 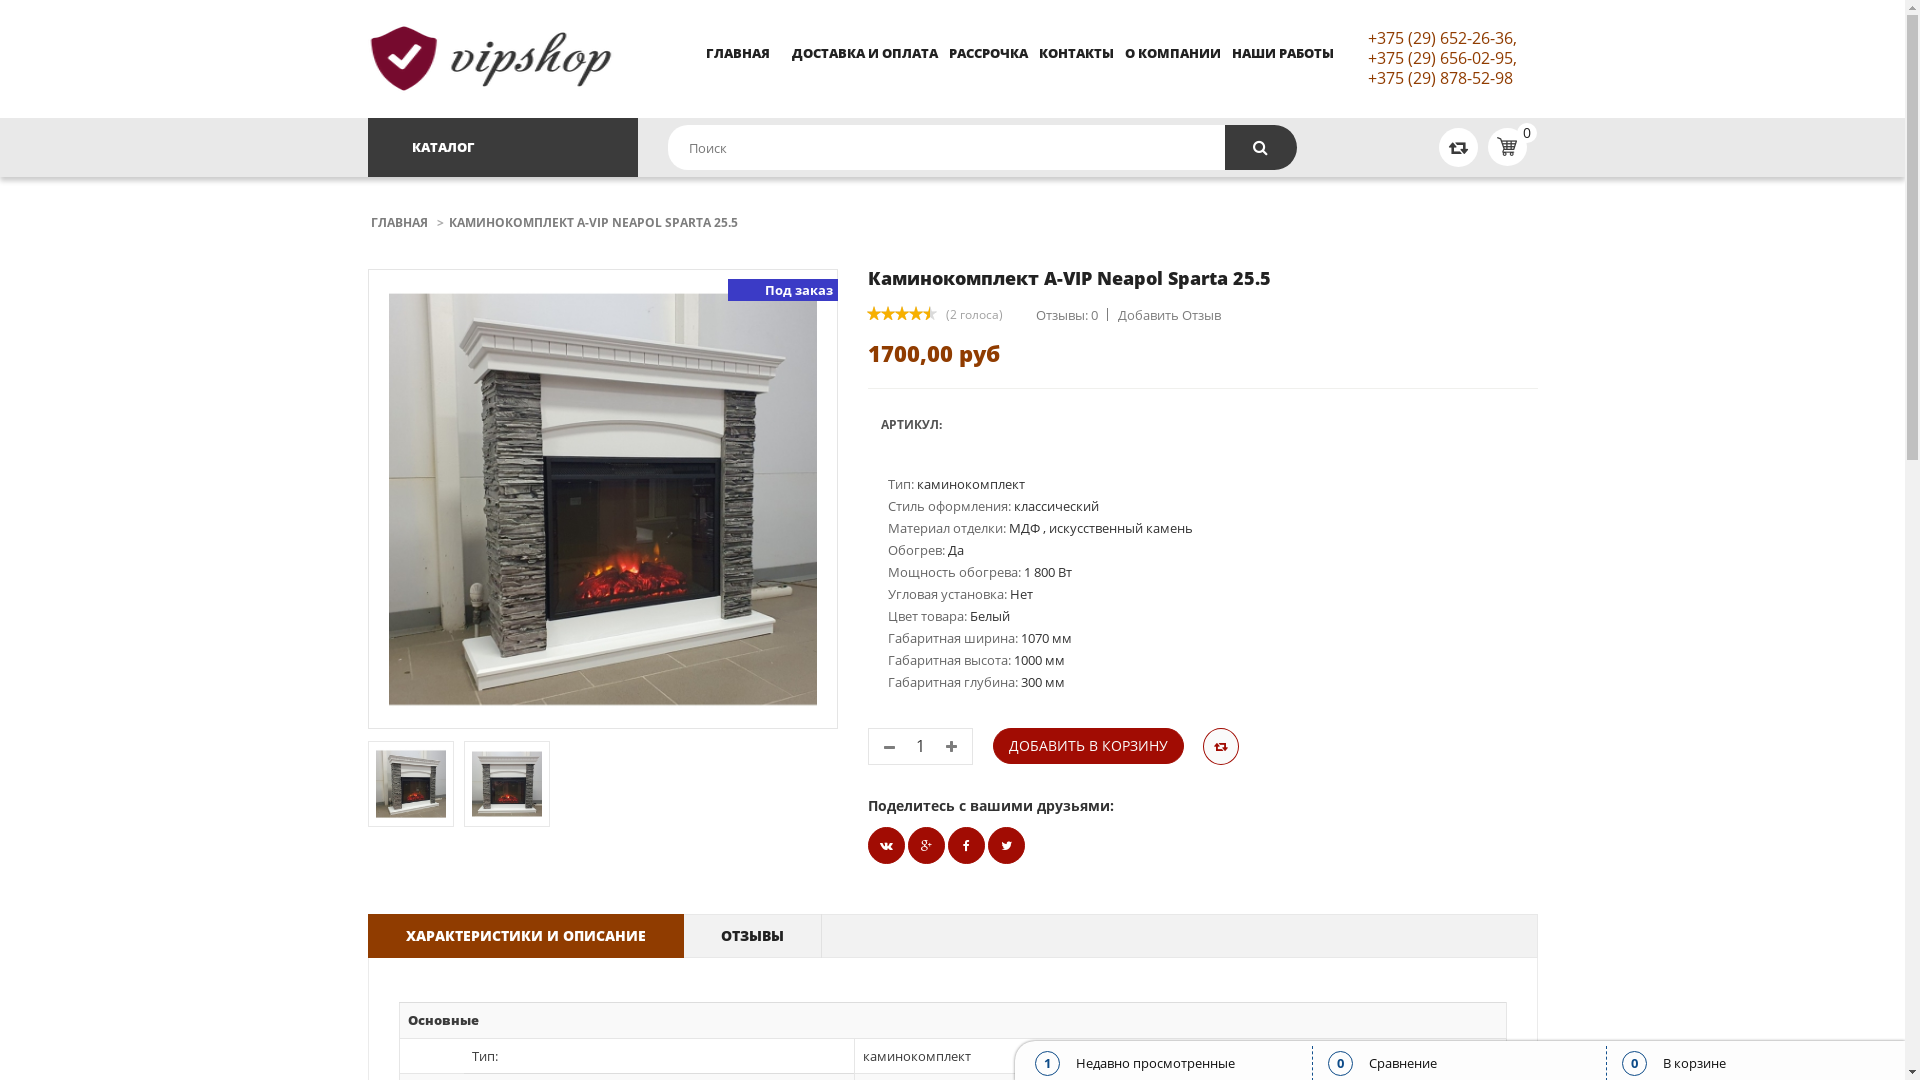 I want to click on 'Twitter', so click(x=1006, y=845).